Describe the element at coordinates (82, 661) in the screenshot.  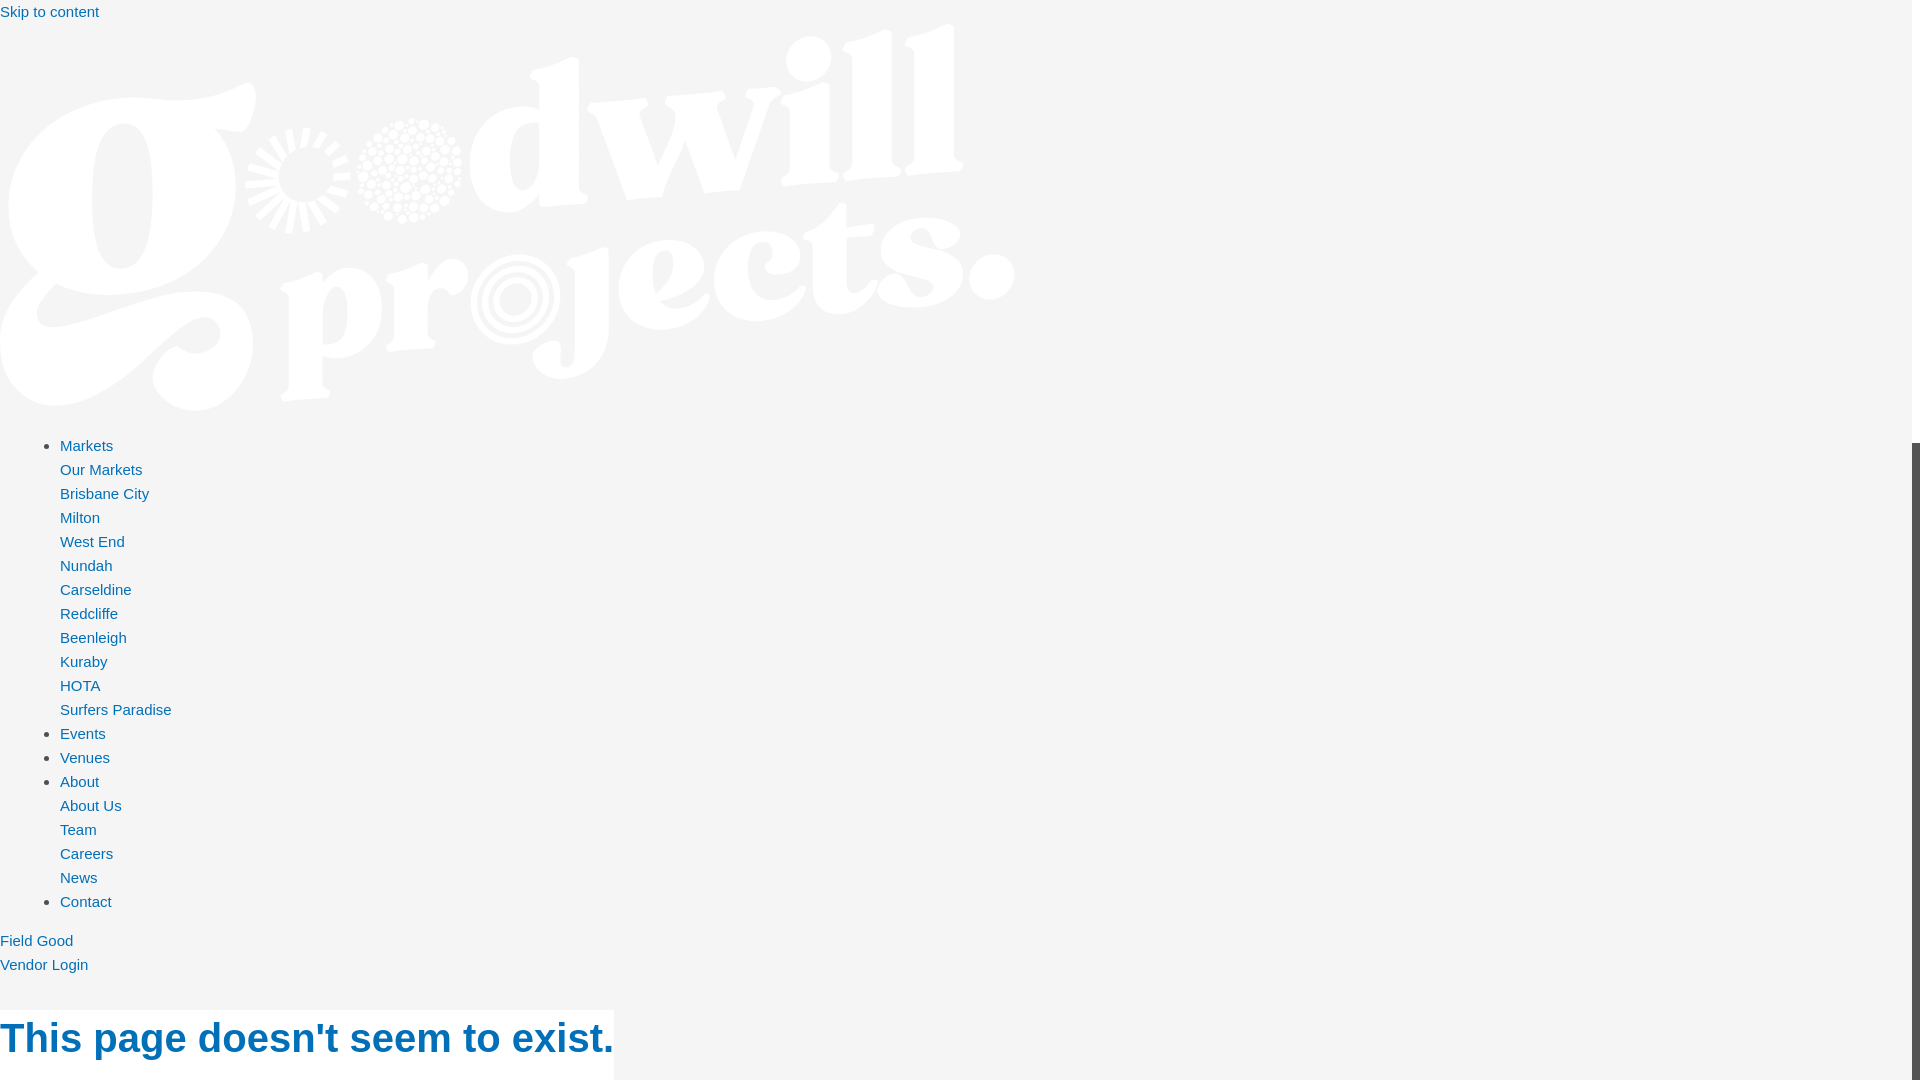
I see `'Kuraby'` at that location.